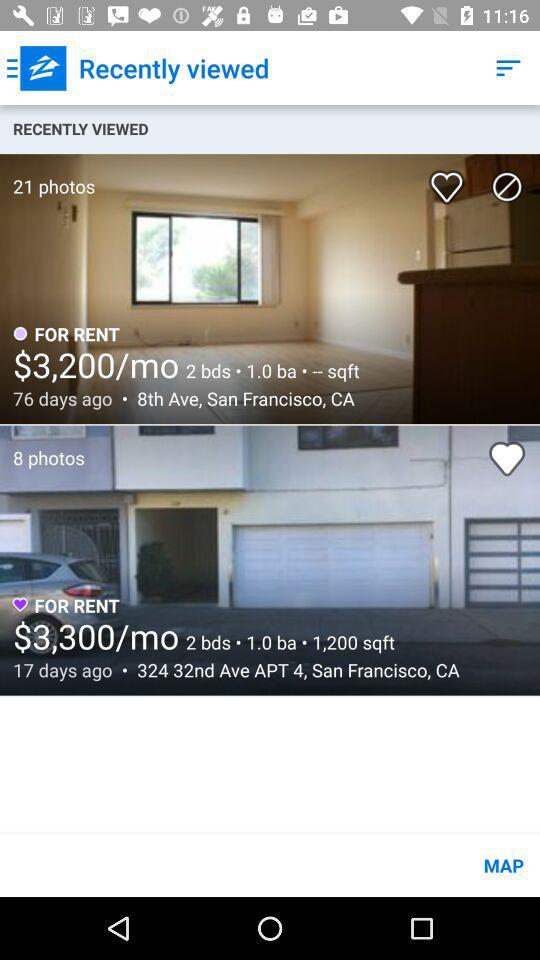 This screenshot has width=540, height=960. I want to click on the item below recently viewed icon, so click(450, 179).